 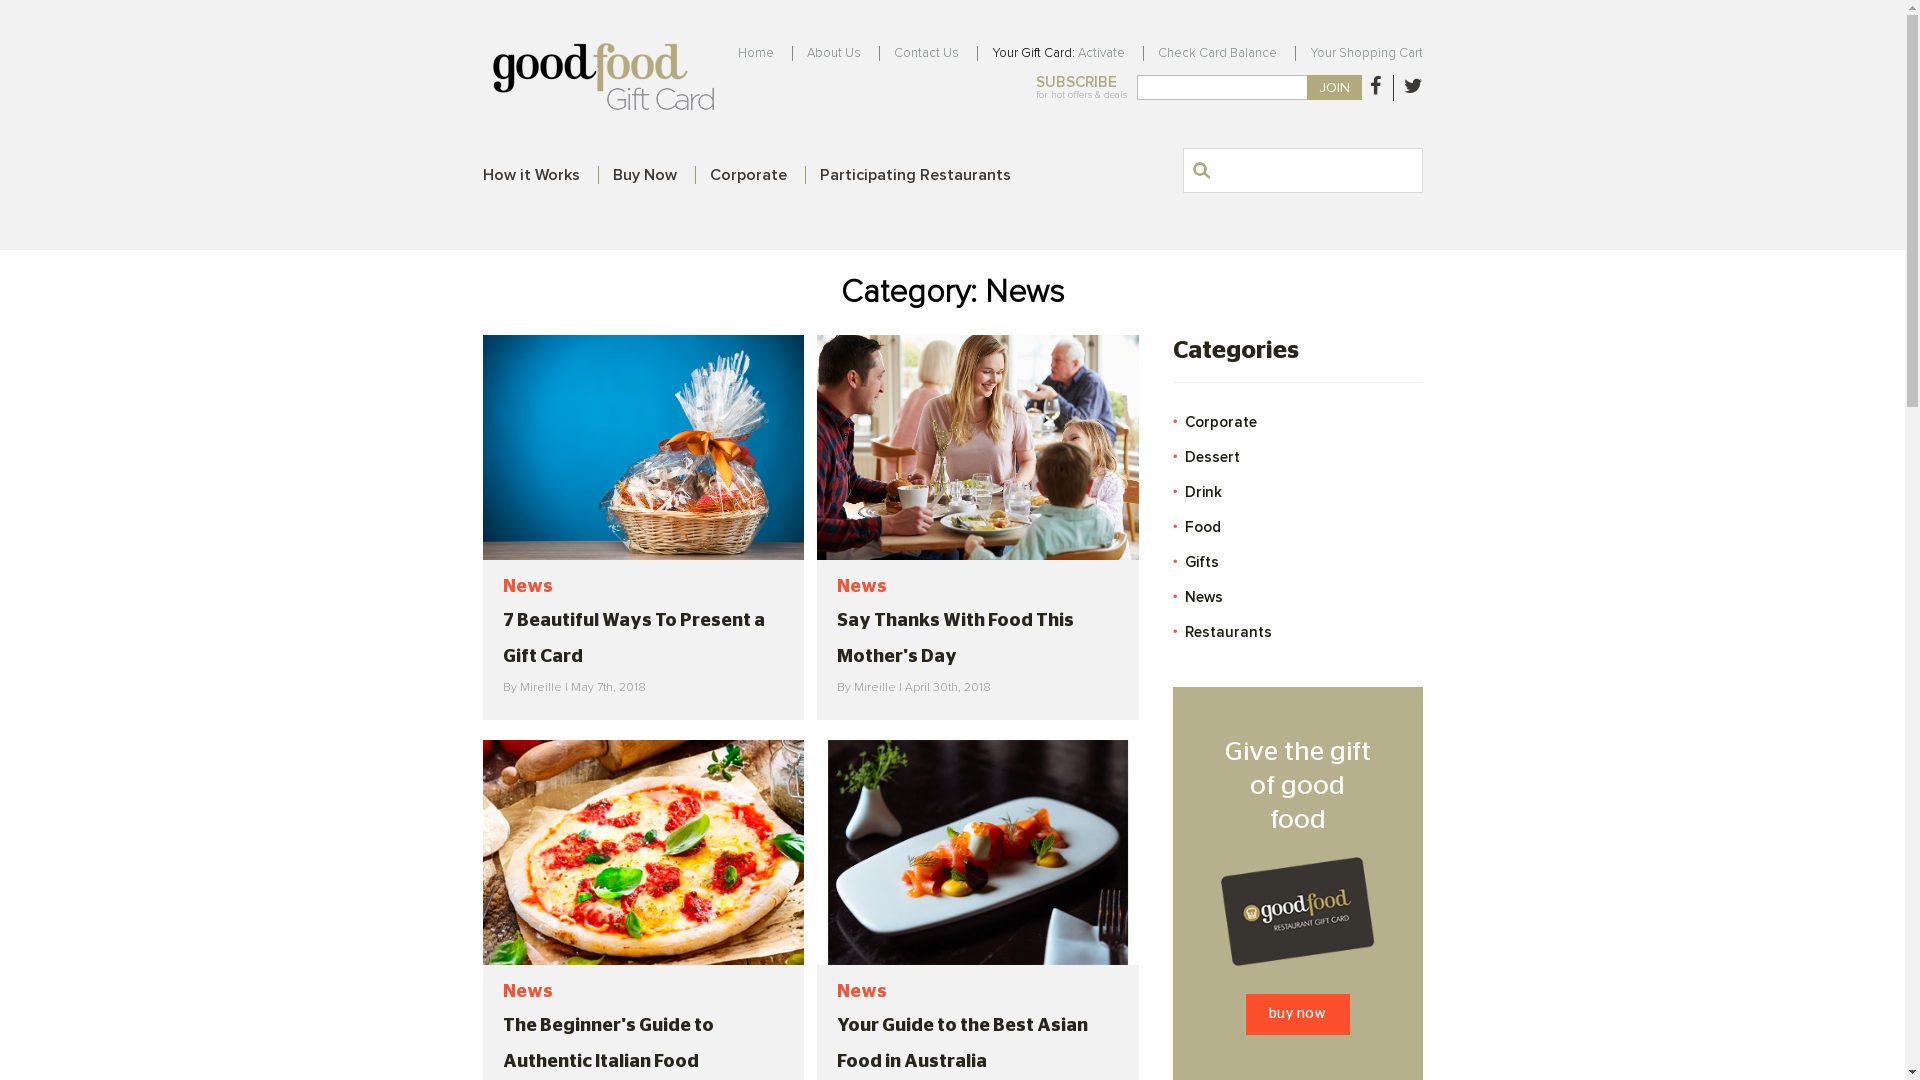 I want to click on 'About Us', so click(x=833, y=52).